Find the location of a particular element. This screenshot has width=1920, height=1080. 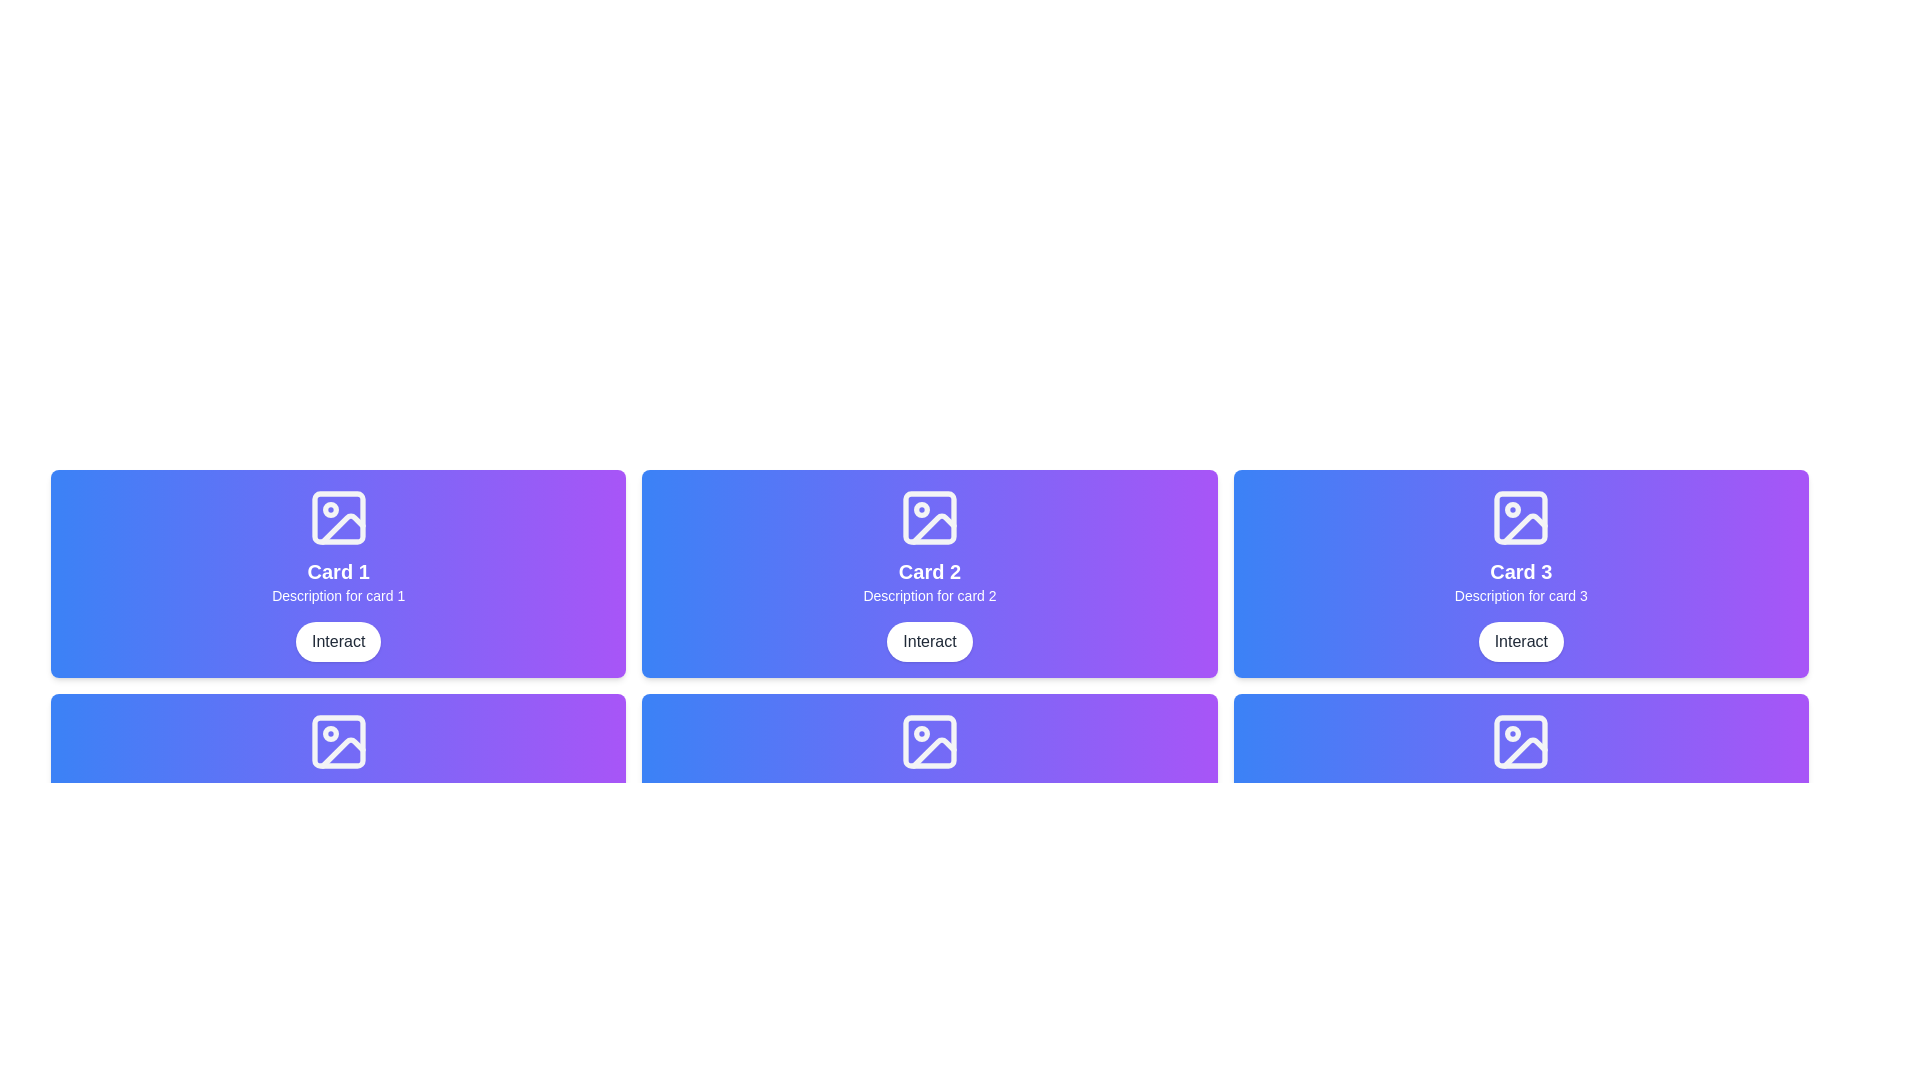

the 'Interact' button, which has a white background and black text, located at the bottom center of 'Card 2' is located at coordinates (929, 641).